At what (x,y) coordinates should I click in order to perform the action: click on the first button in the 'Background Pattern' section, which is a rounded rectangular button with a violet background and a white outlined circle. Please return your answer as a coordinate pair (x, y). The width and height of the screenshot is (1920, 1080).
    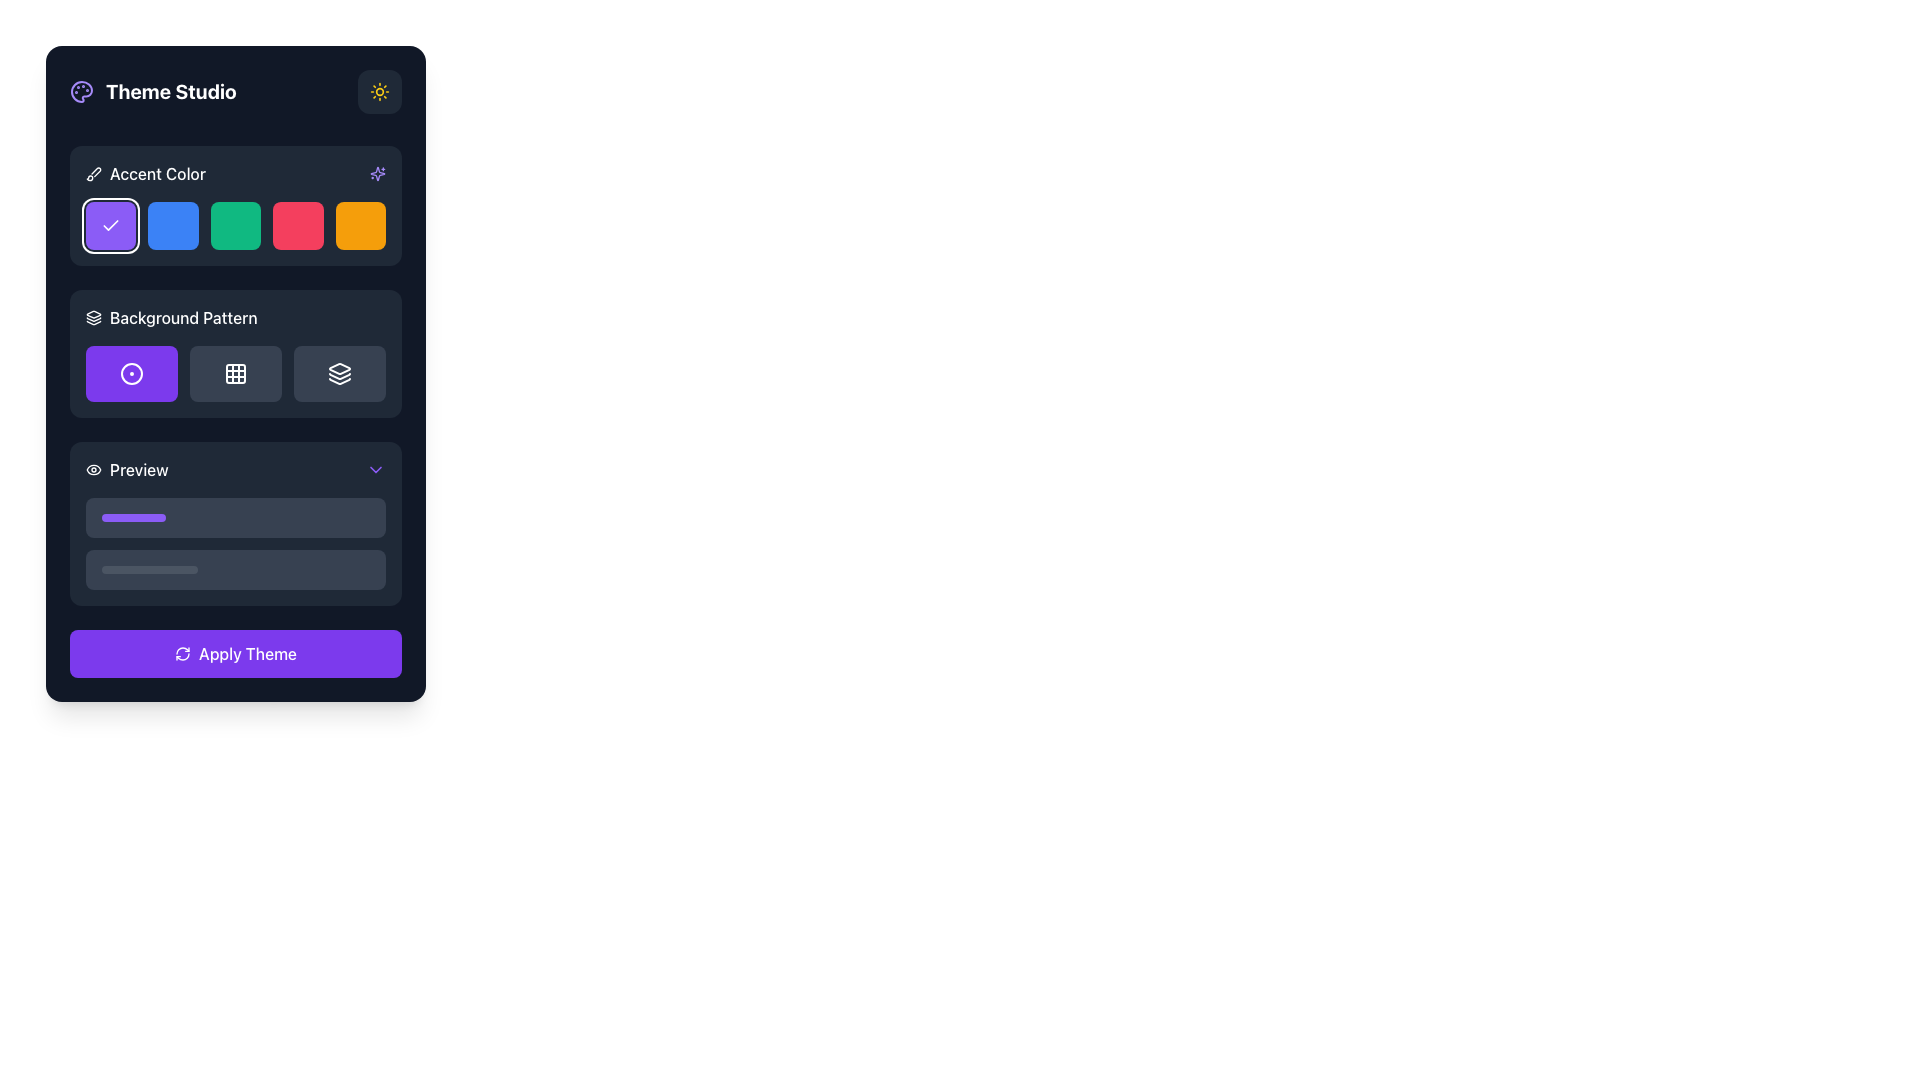
    Looking at the image, I should click on (131, 374).